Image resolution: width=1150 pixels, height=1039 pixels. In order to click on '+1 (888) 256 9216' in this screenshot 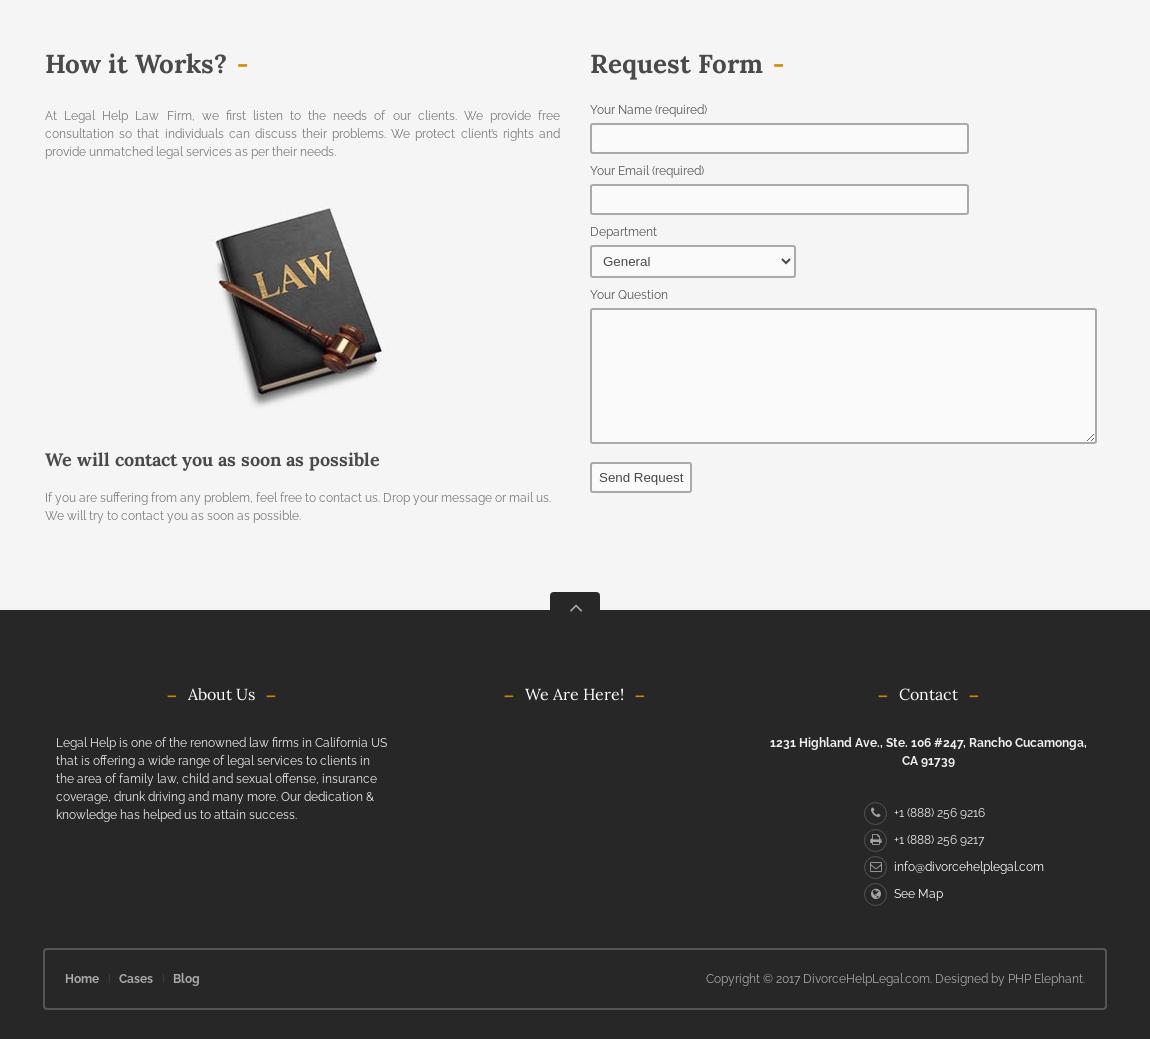, I will do `click(939, 810)`.